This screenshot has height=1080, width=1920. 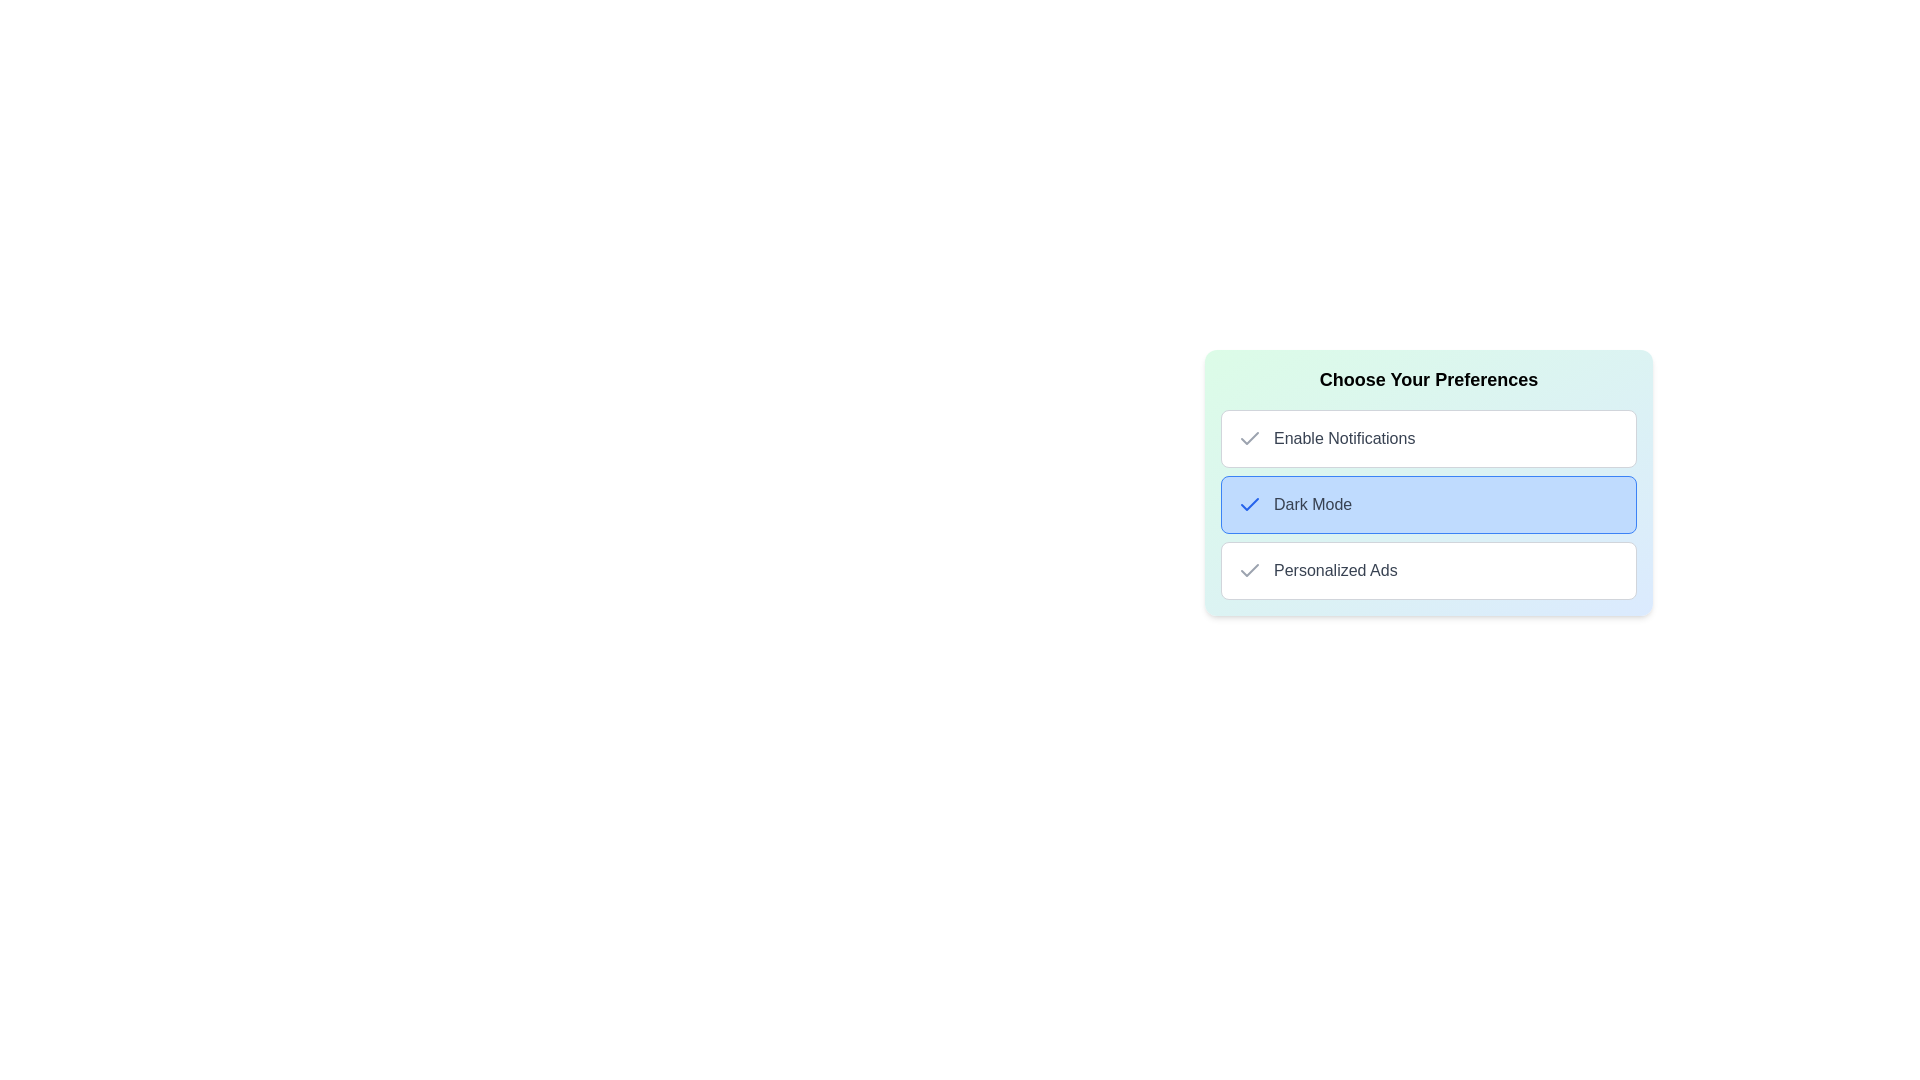 I want to click on the Text label describing an option related to personalized advertisements, located in the bottom row of the preferences list under 'Choose Your Preferences.', so click(x=1335, y=570).